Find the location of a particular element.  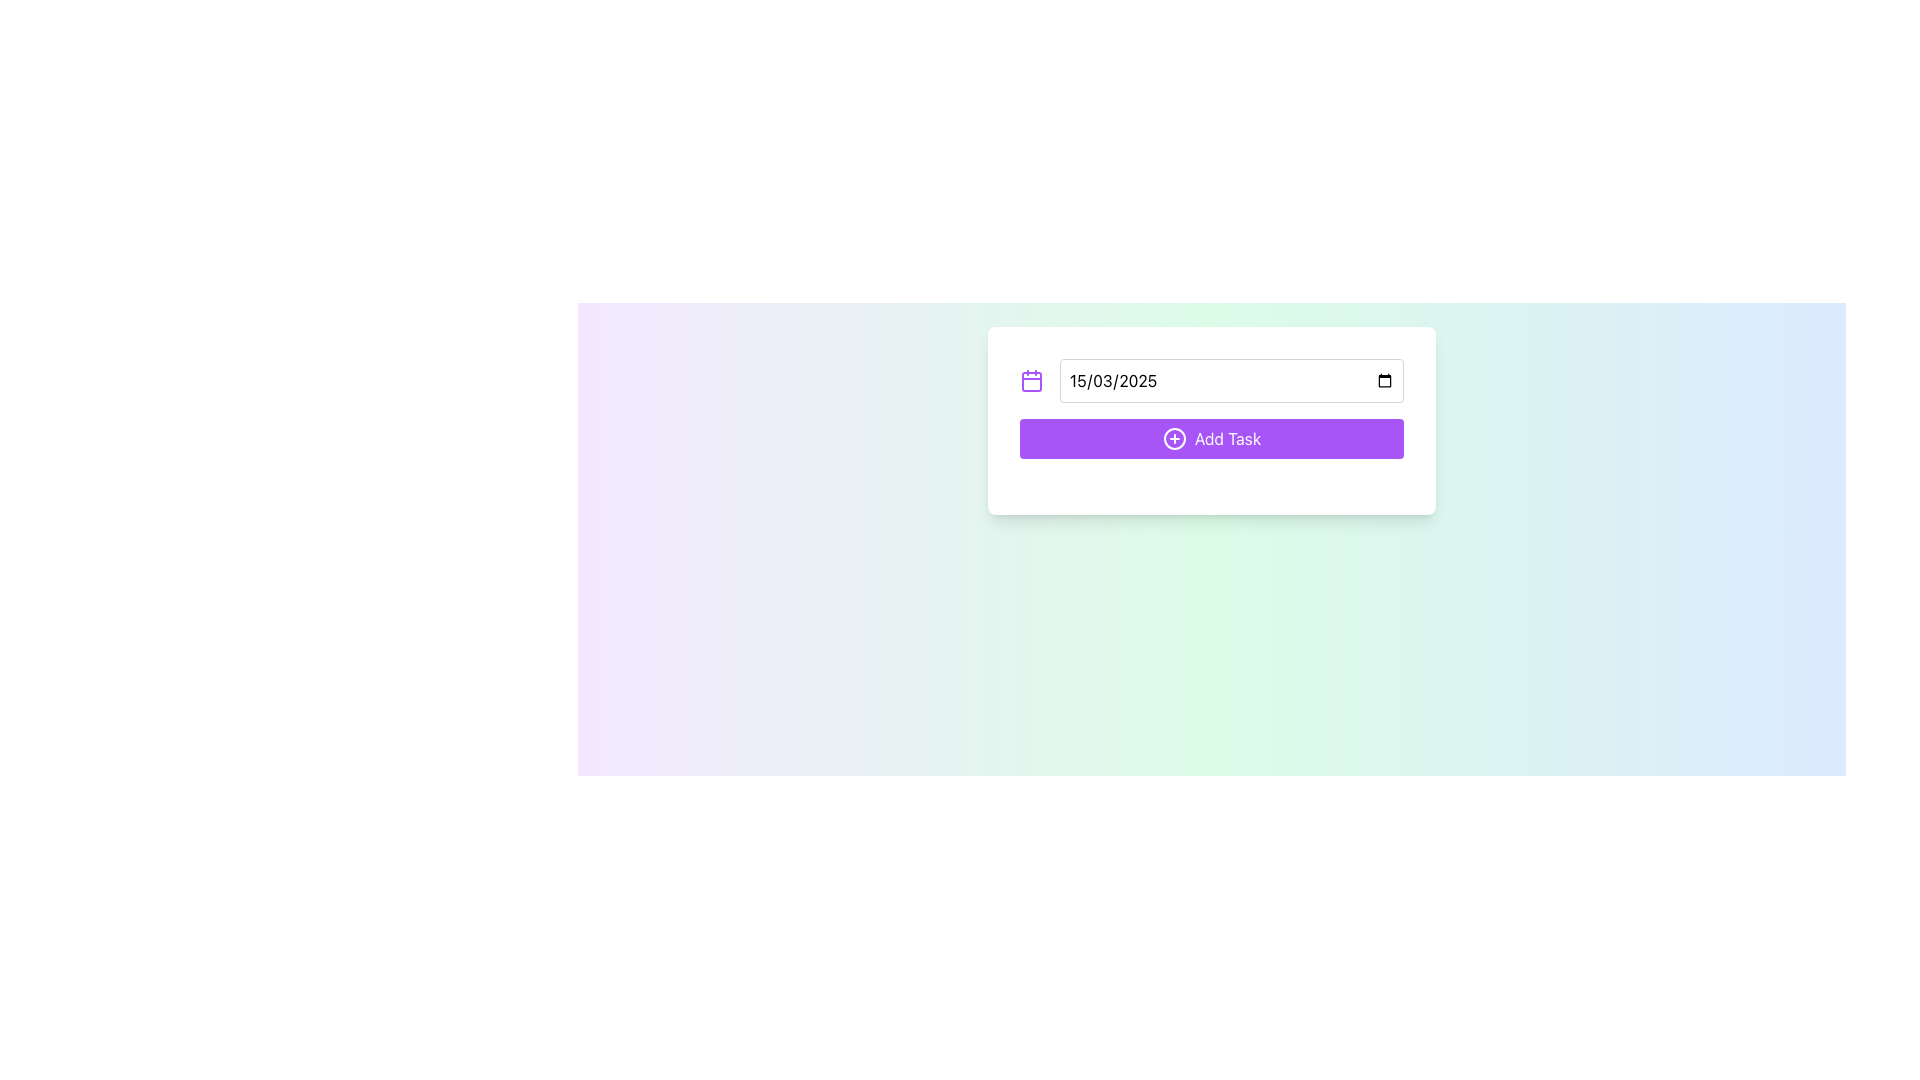

the decorative SVG rectangle component of the calendar icon located to the left of the date entry field is located at coordinates (1032, 381).